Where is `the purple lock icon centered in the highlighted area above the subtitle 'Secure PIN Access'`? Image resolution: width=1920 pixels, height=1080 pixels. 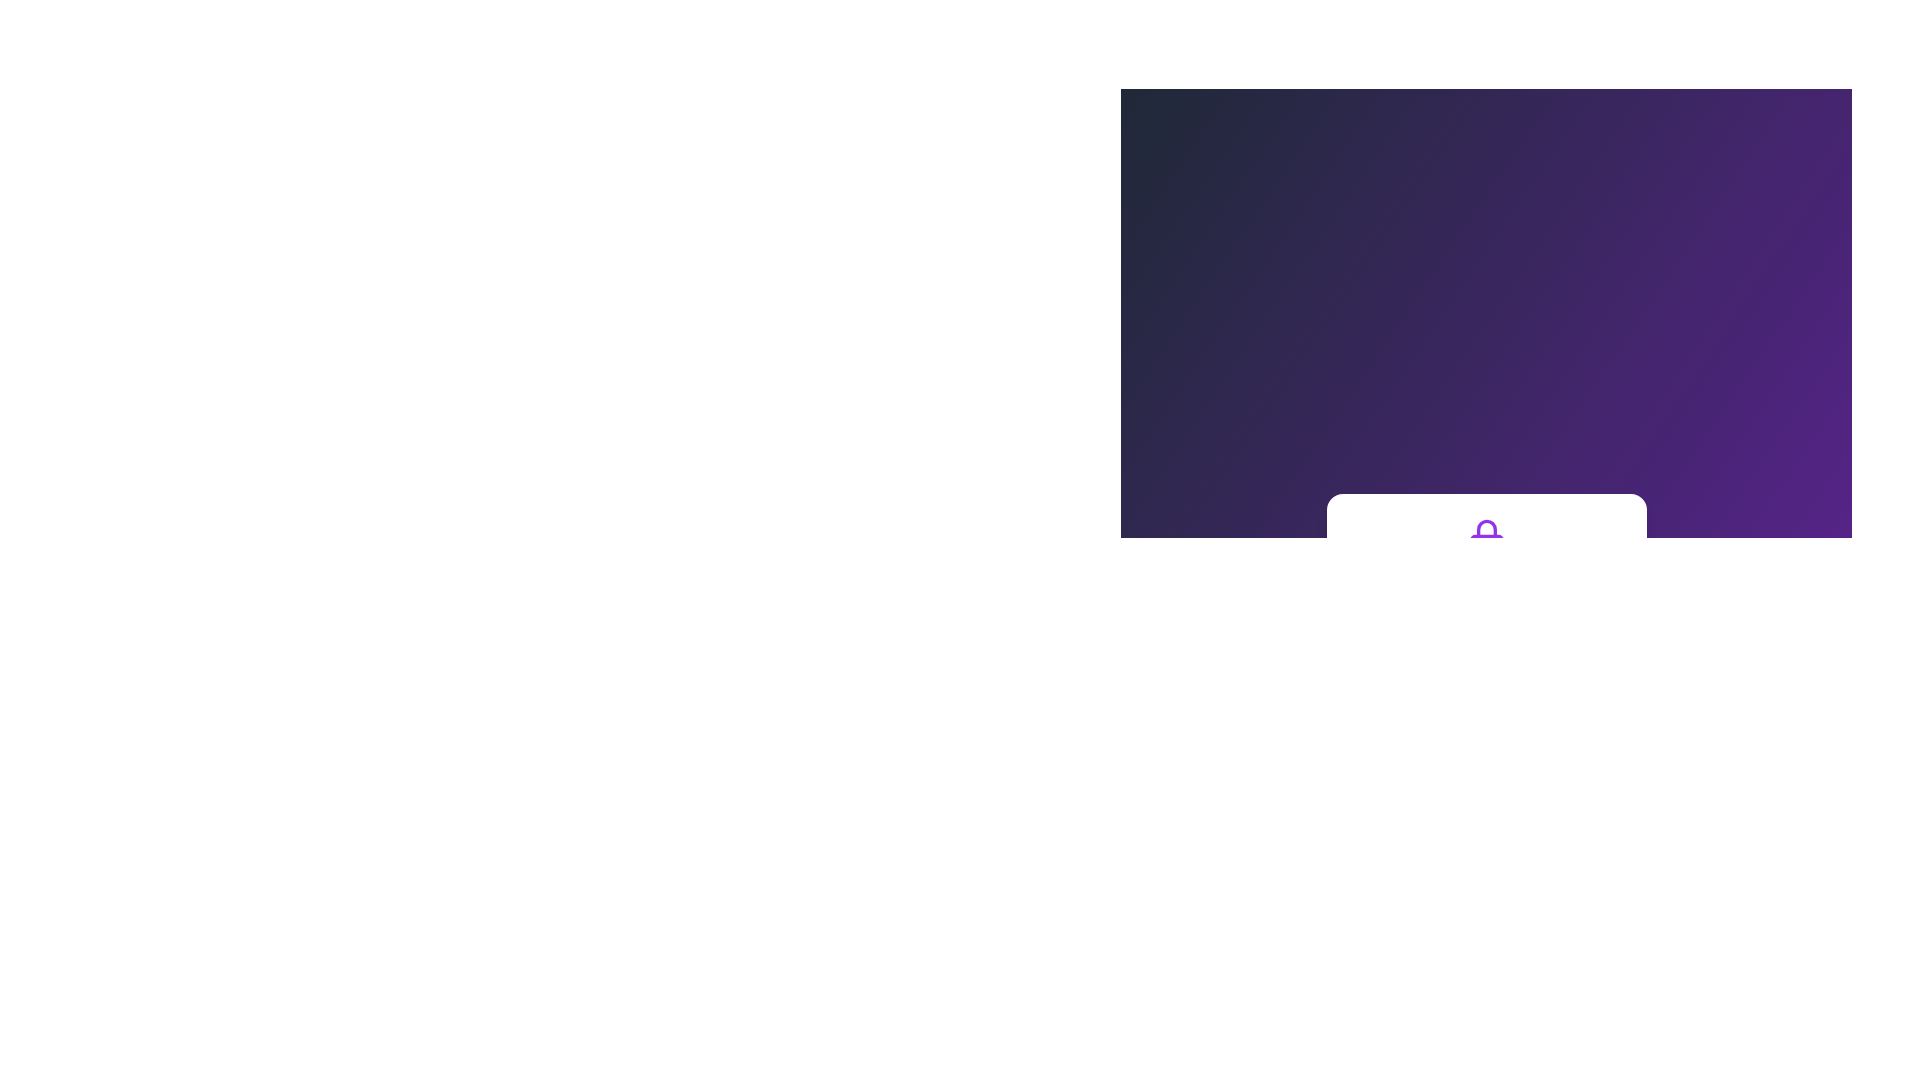 the purple lock icon centered in the highlighted area above the subtitle 'Secure PIN Access' is located at coordinates (1486, 536).